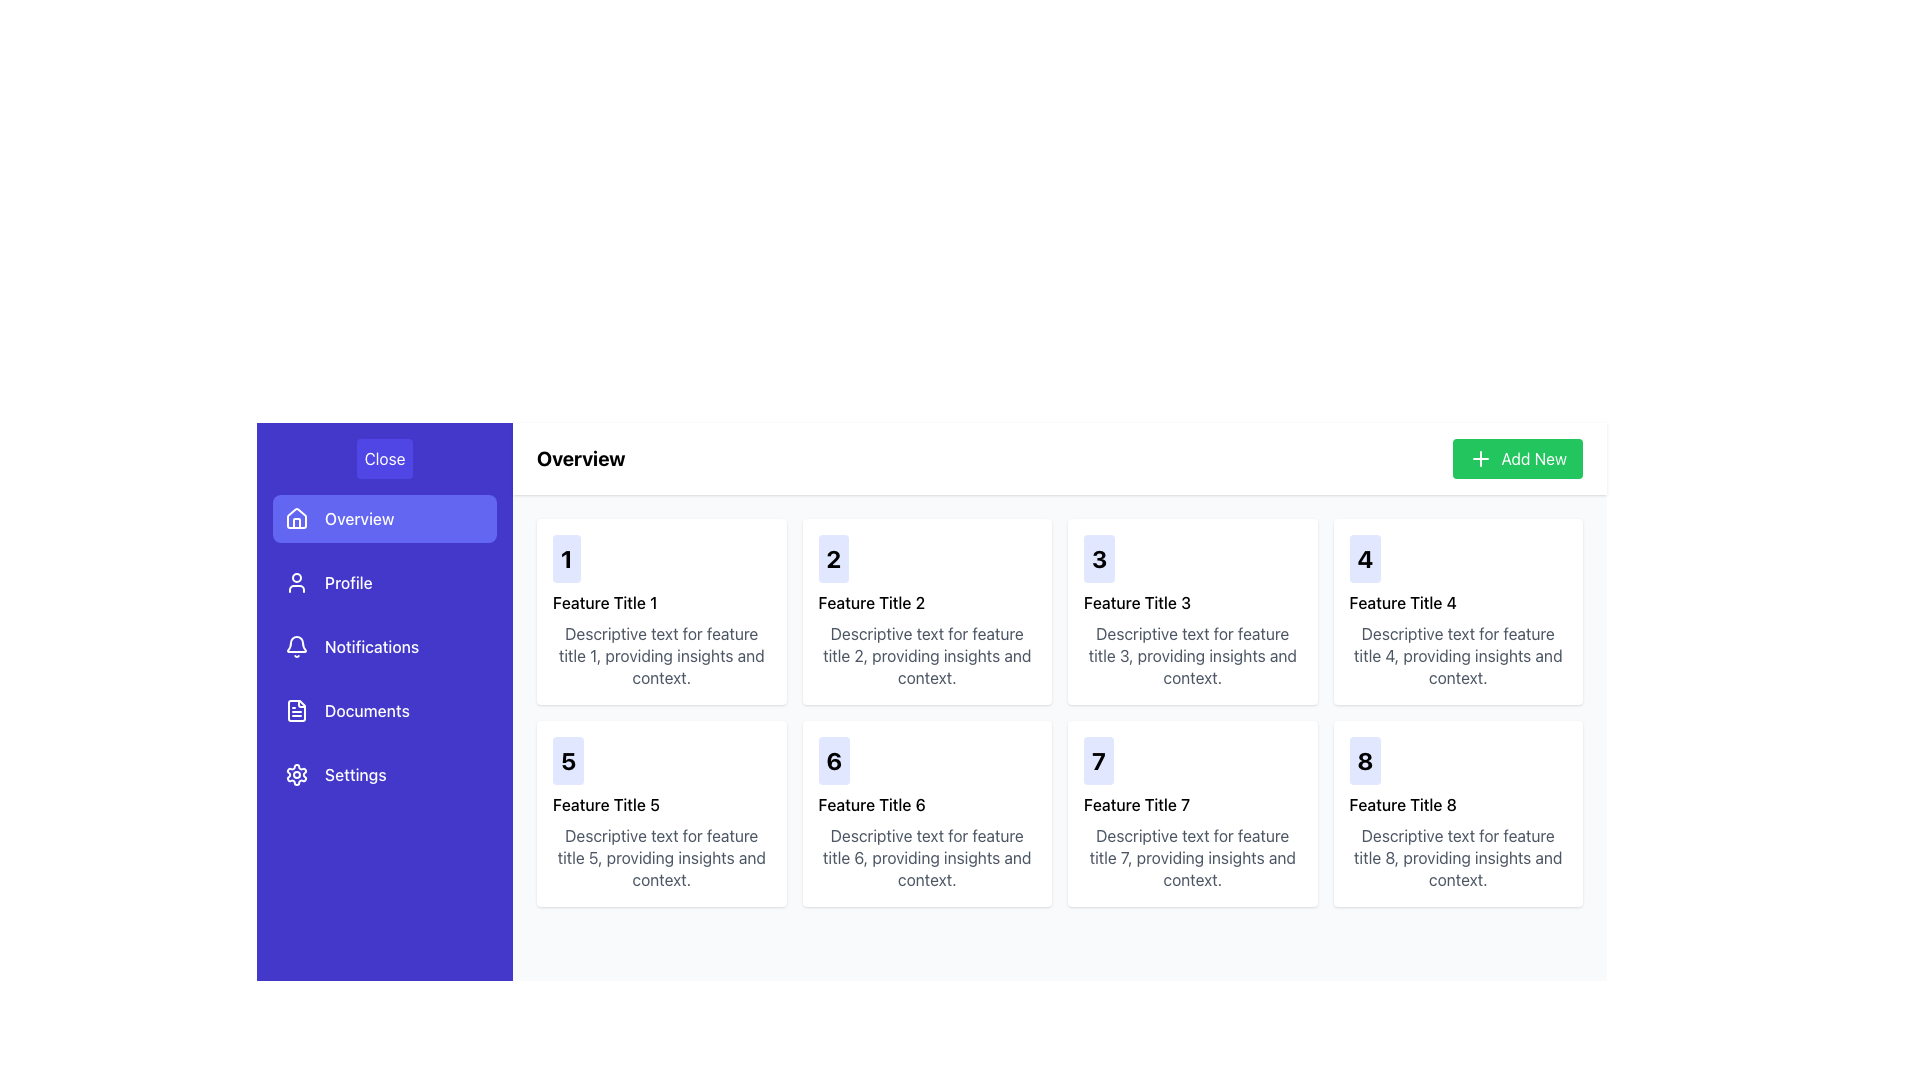  What do you see at coordinates (834, 760) in the screenshot?
I see `the label representing the identifier for the card titled 'Feature Title 6' located in the upper-central part of the card in the second row, second column of the grid view` at bounding box center [834, 760].